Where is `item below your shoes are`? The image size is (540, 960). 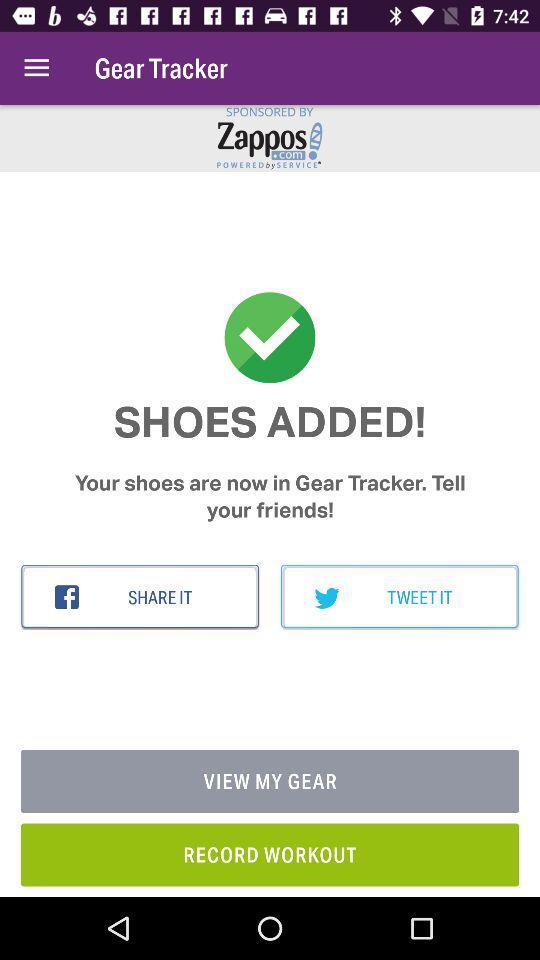 item below your shoes are is located at coordinates (139, 597).